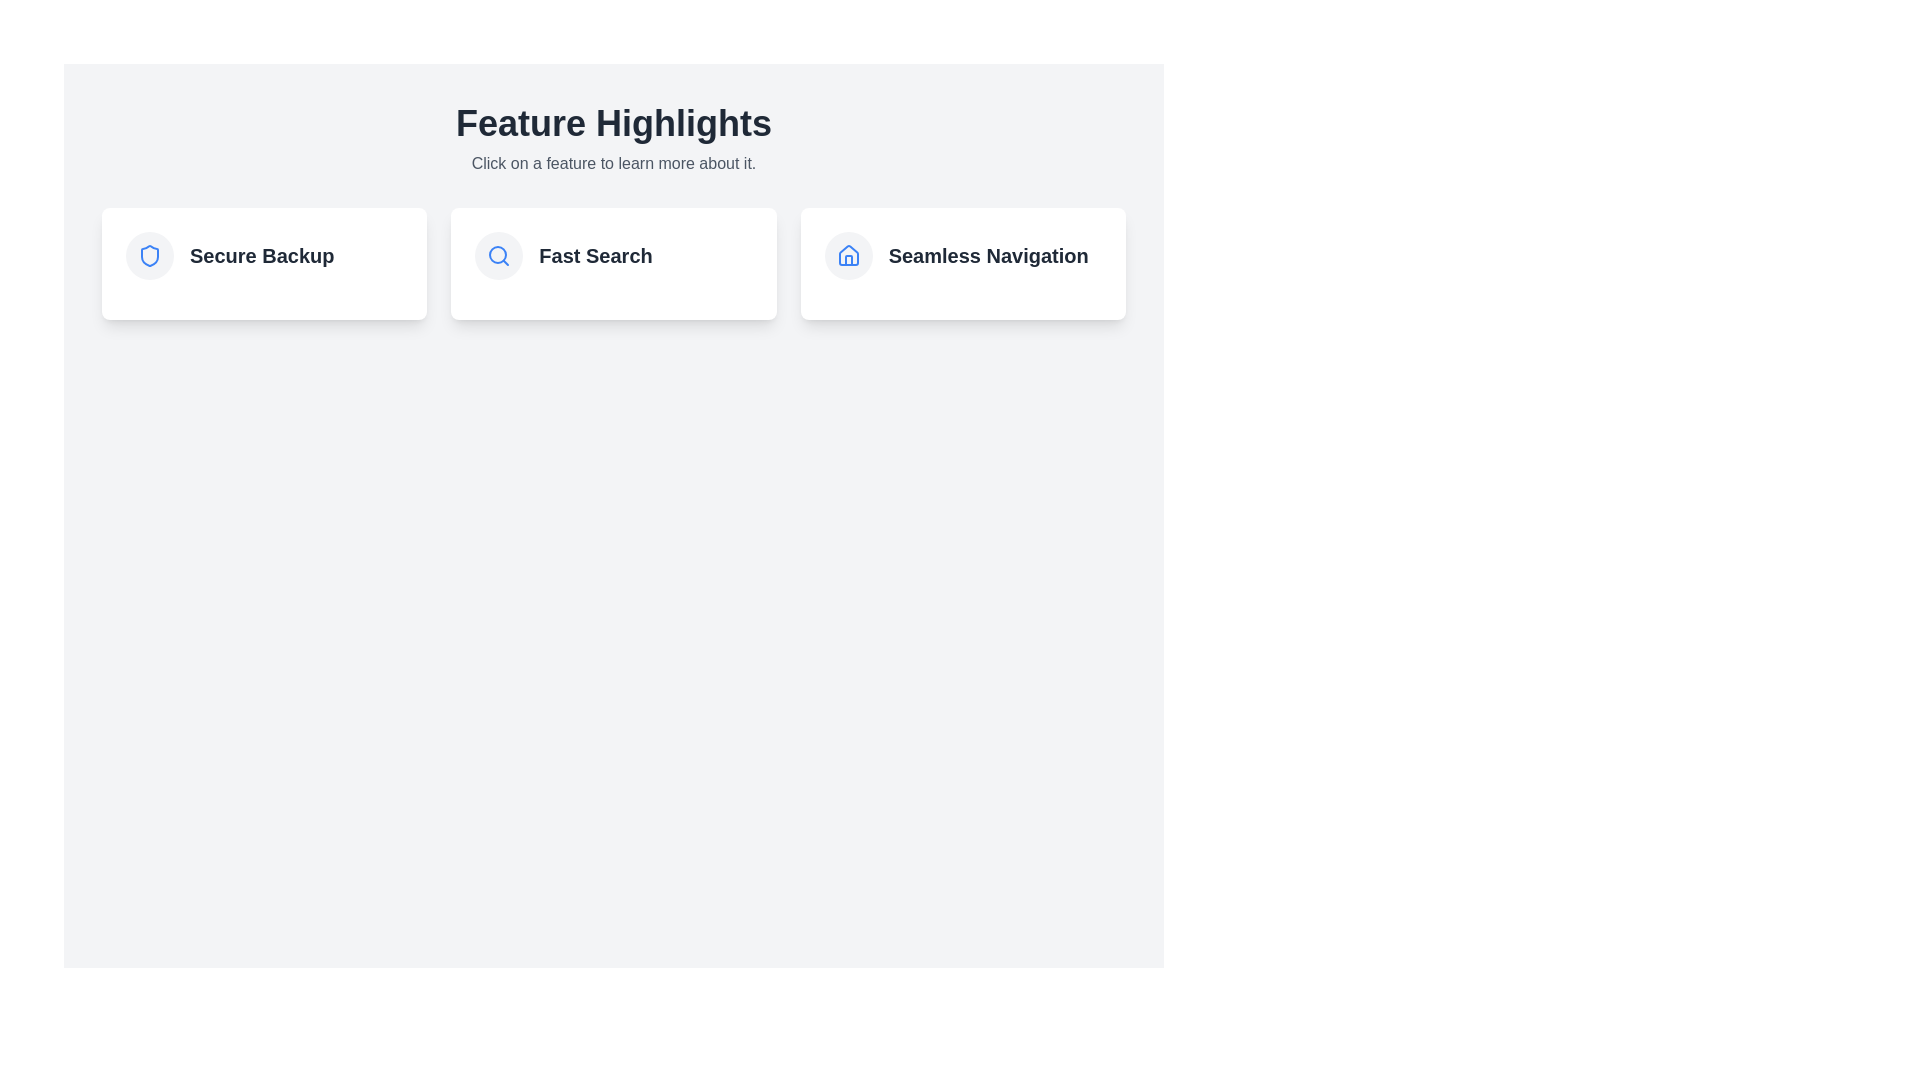 Image resolution: width=1920 pixels, height=1080 pixels. I want to click on the 'home' vector icon located at the center of the third button from the left in the 'Feature Highlights' section, so click(848, 254).